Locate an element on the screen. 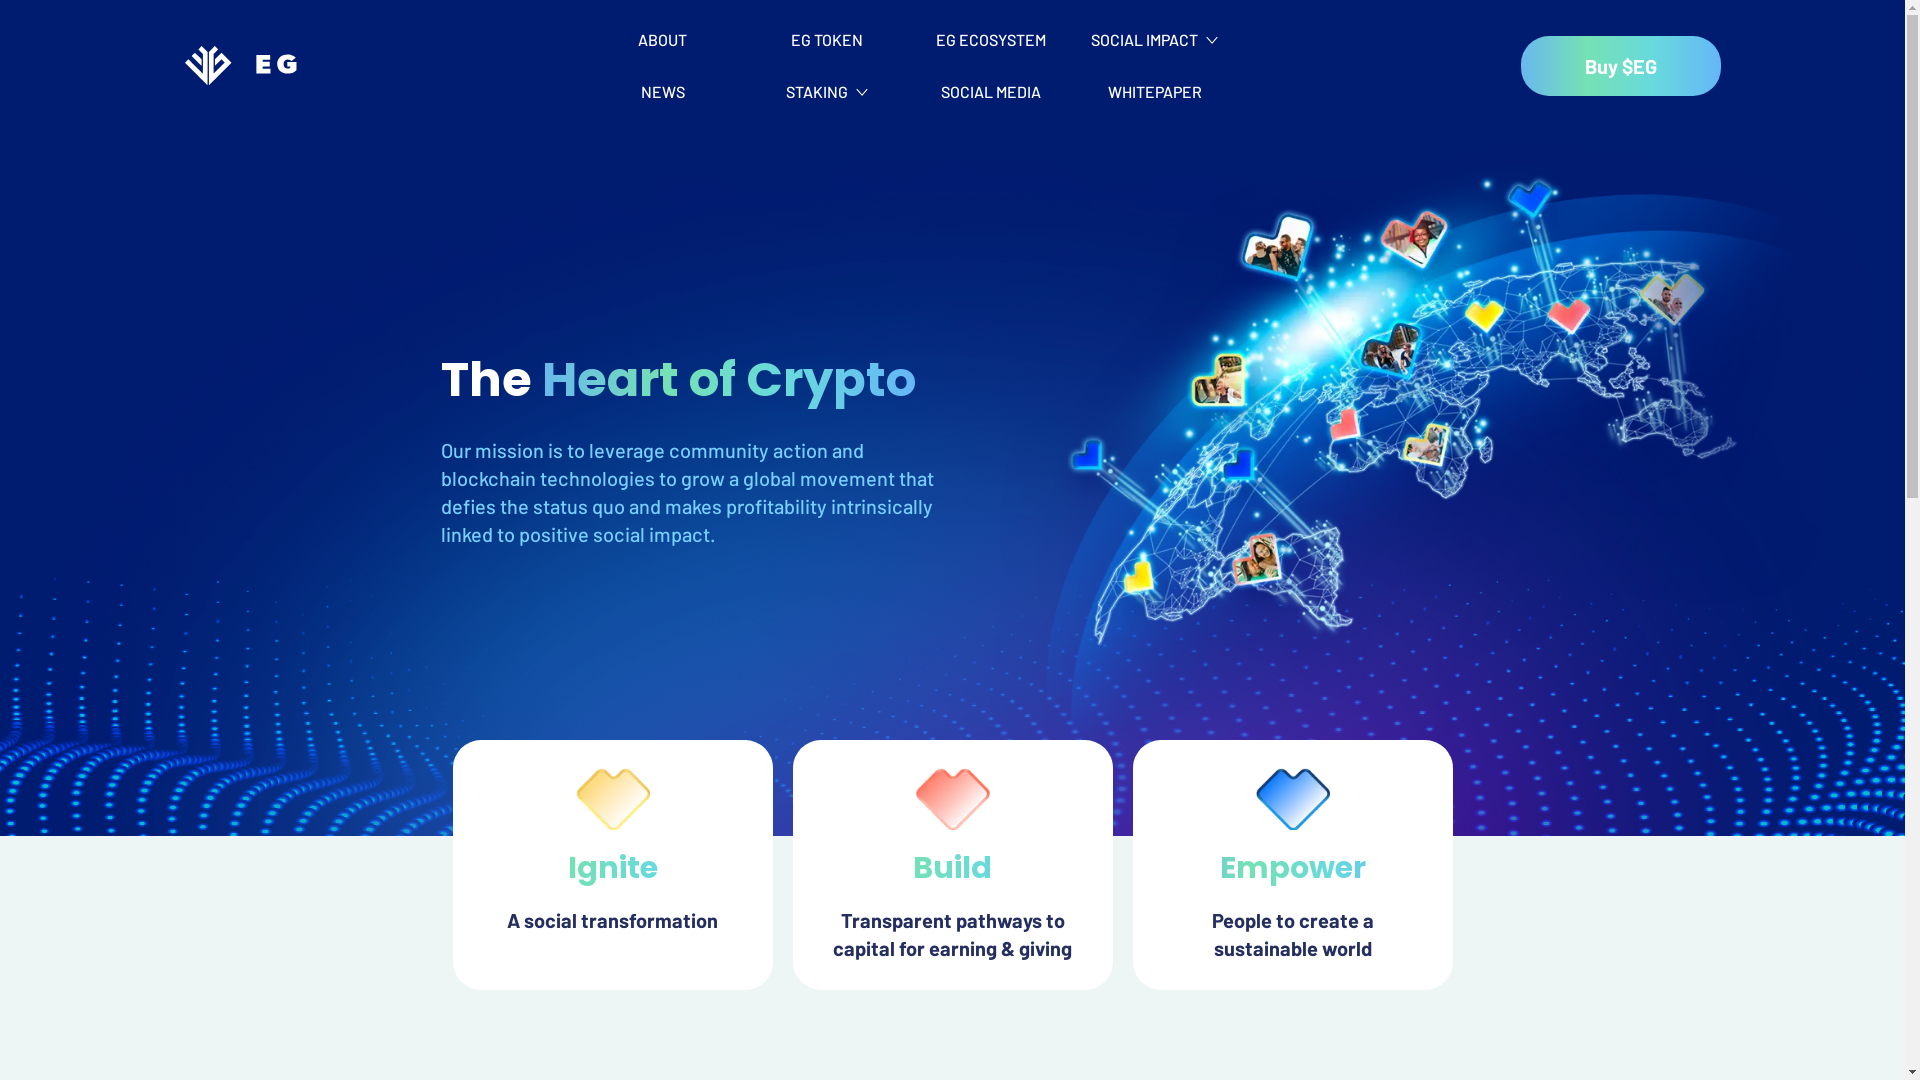  'WHITEPAPER' is located at coordinates (1153, 92).